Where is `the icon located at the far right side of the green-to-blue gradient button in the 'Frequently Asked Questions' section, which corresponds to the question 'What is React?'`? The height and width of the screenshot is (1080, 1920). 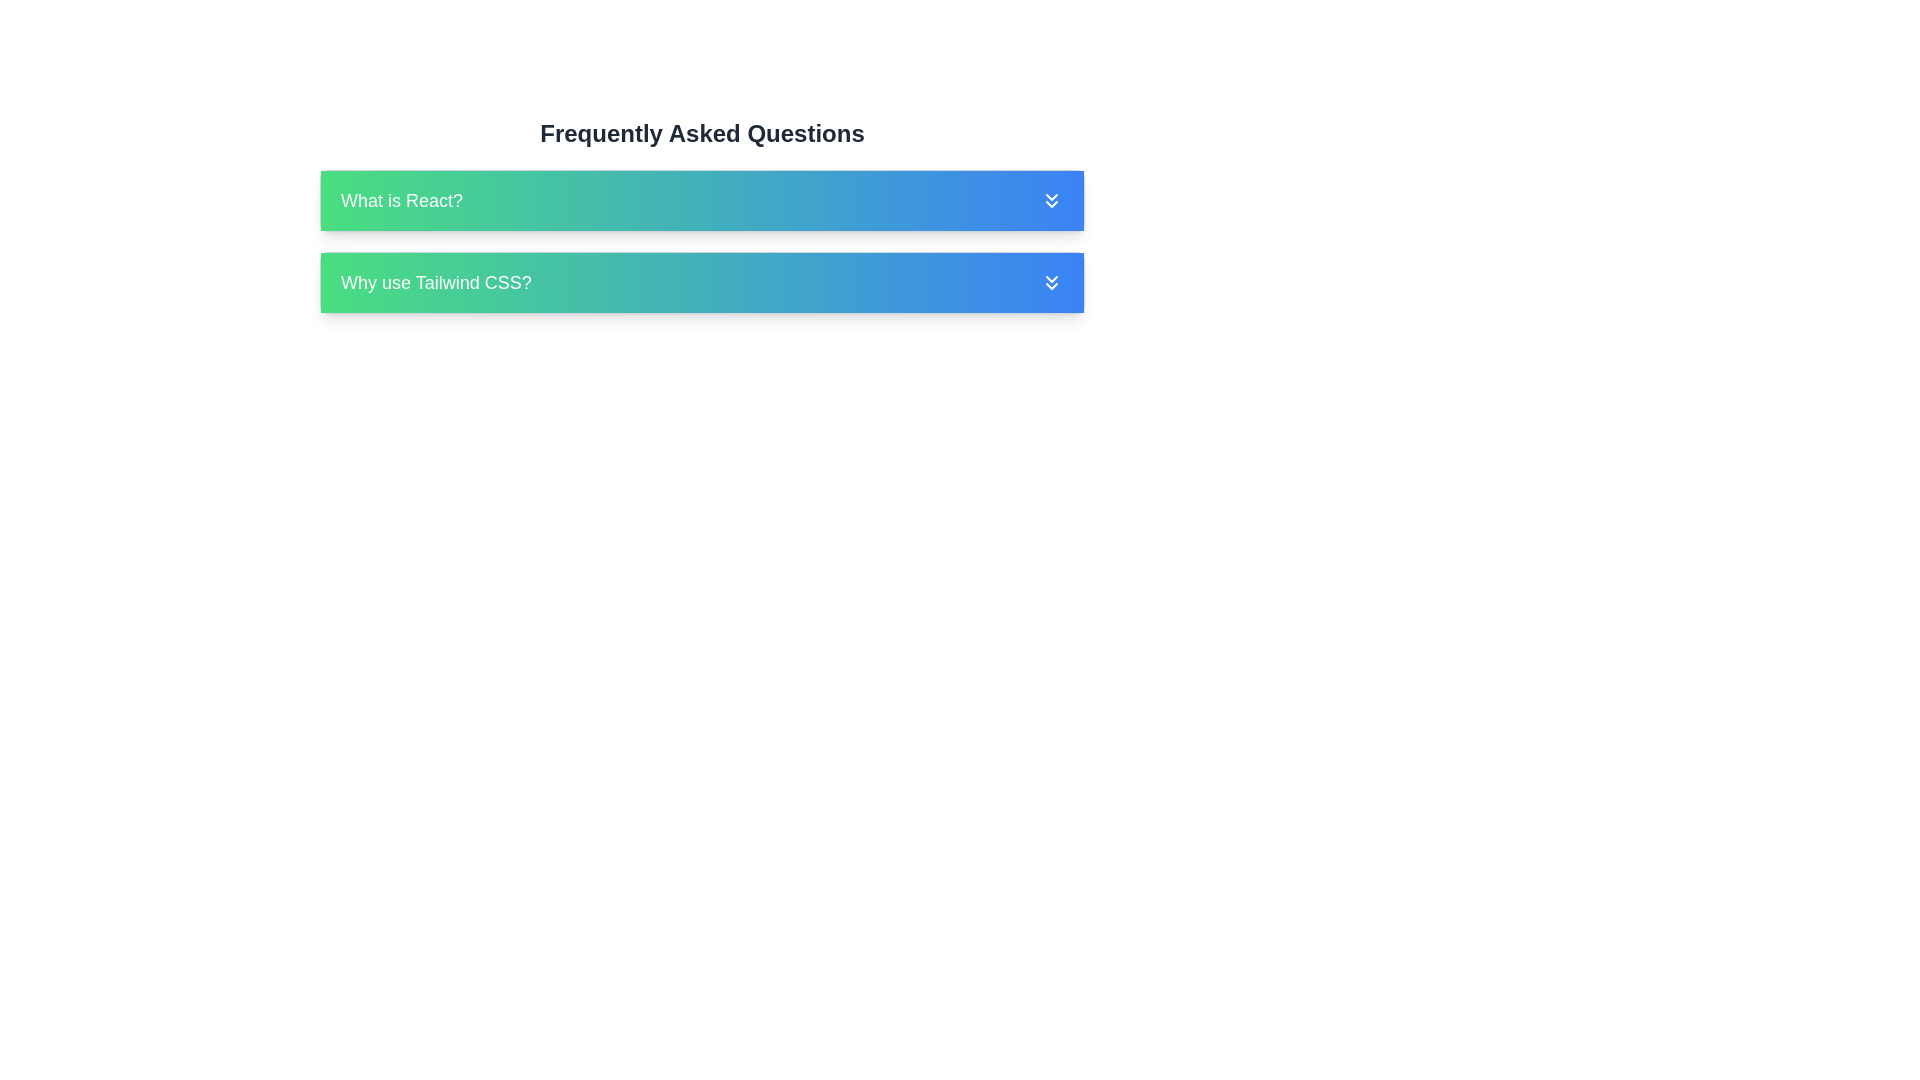 the icon located at the far right side of the green-to-blue gradient button in the 'Frequently Asked Questions' section, which corresponds to the question 'What is React?' is located at coordinates (1050, 200).